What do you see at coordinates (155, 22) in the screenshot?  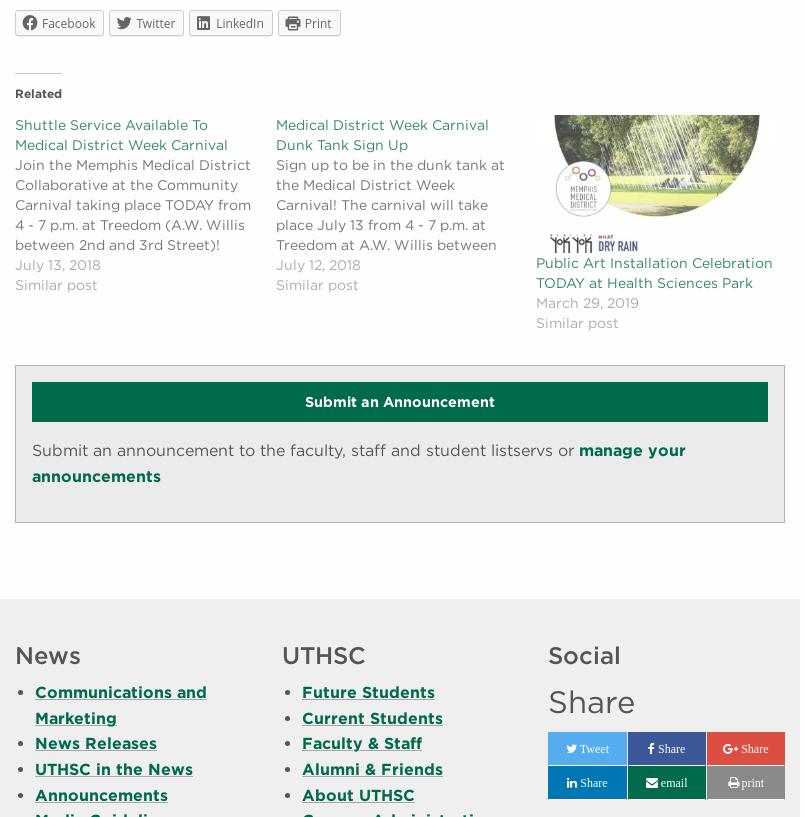 I see `'Twitter'` at bounding box center [155, 22].